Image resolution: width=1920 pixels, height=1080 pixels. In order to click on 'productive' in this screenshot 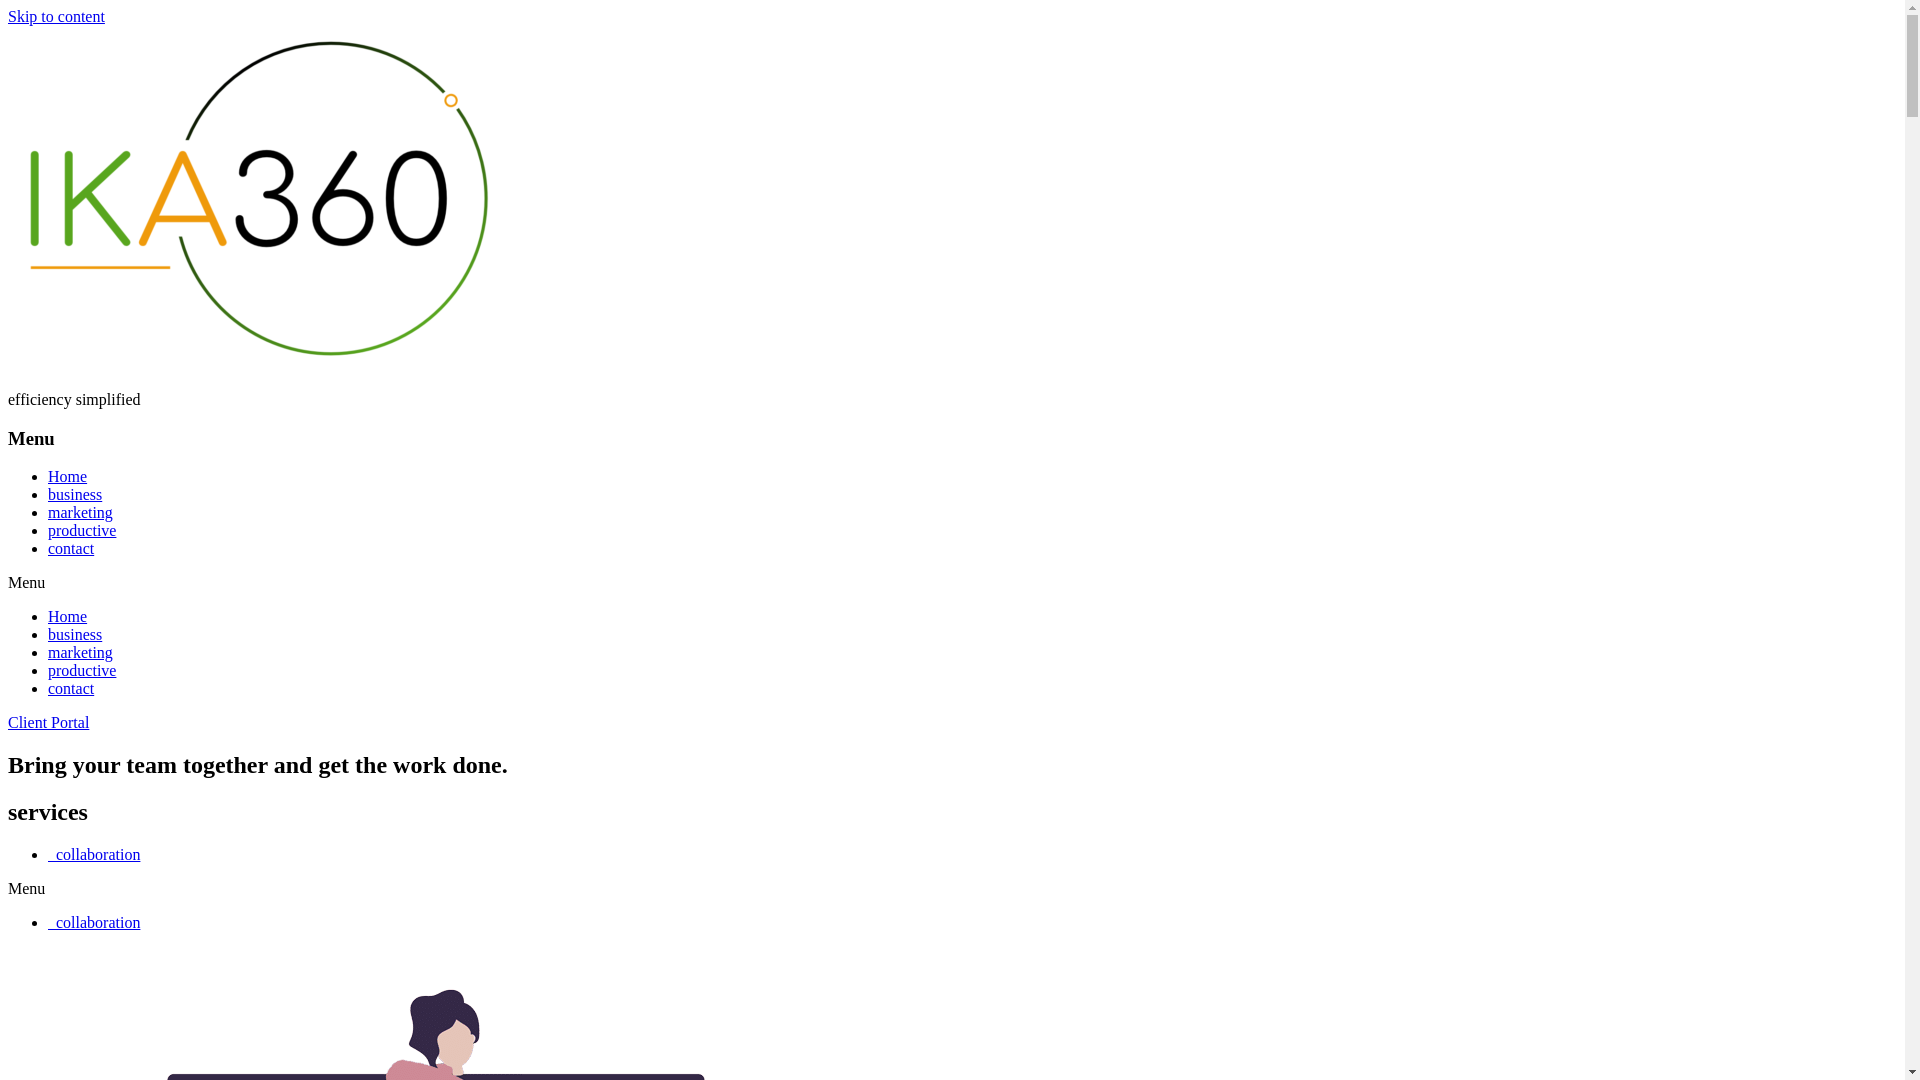, I will do `click(48, 529)`.